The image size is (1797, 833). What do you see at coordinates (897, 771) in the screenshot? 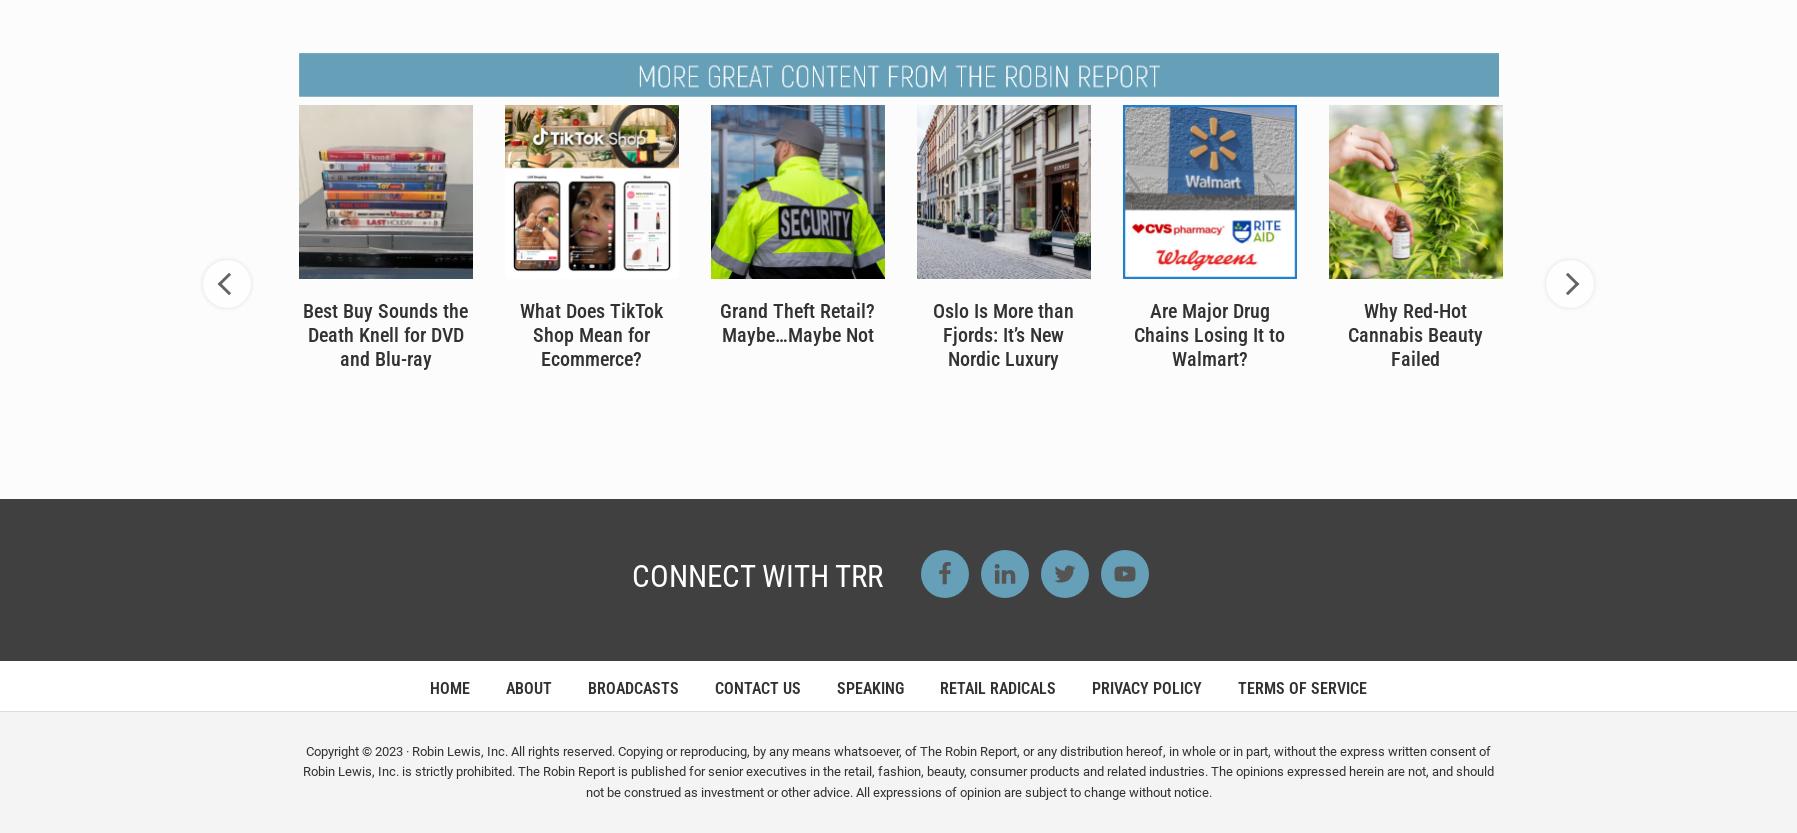
I see `'Copyright © 2023 · Robin Lewis, Inc. All rights reserved. Copying or reproducing, by any means whatsoever, of The Robin Report, or any distribution hereof, in whole or in part, without the express written consent of Robin Lewis, Inc. is strictly prohibited. The Robin Report is published for senior executives in the retail, fashion, beauty, consumer products and related industries. The opinions expressed herein are not, and should not be construed as investment or other advice. All expressions of opinion are subject to change without notice.'` at bounding box center [897, 771].